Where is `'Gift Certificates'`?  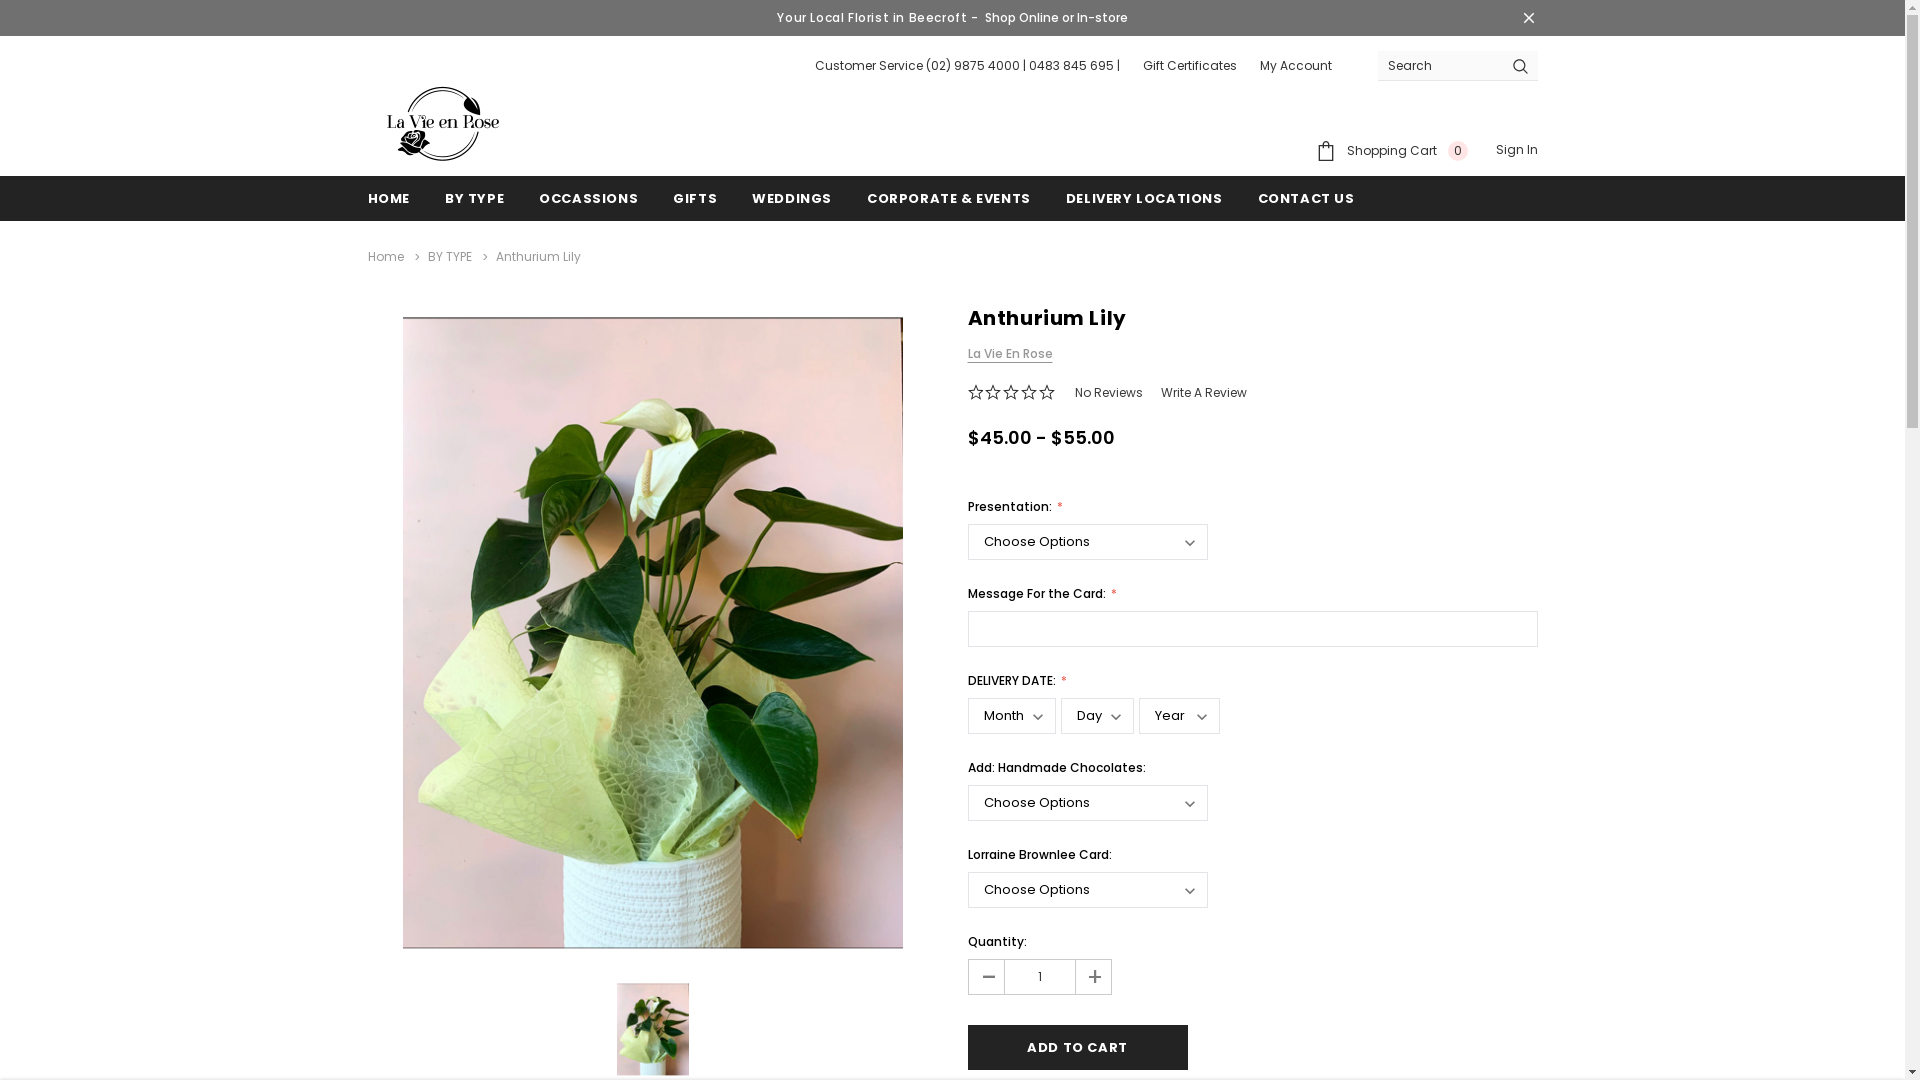 'Gift Certificates' is located at coordinates (1189, 64).